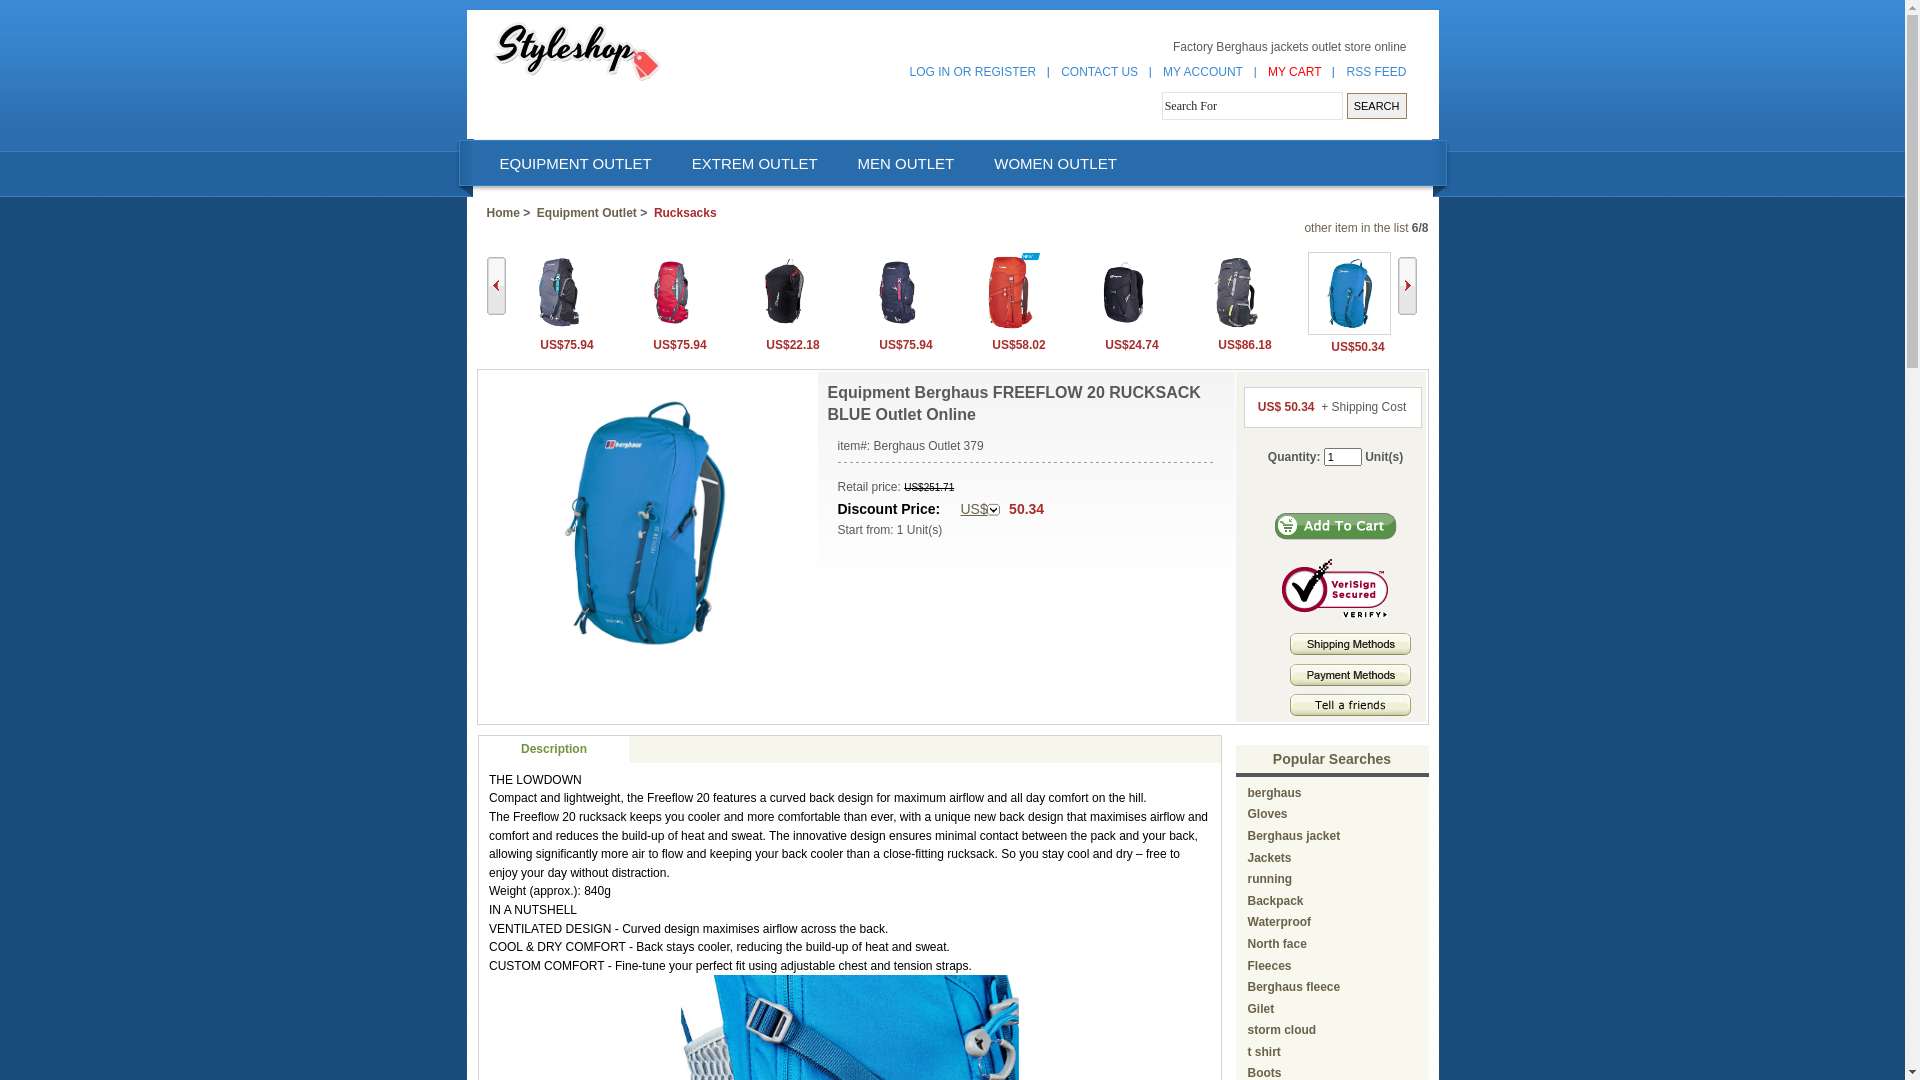 The height and width of the screenshot is (1080, 1920). Describe the element at coordinates (973, 71) in the screenshot. I see `'LOG IN OR REGISTER'` at that location.